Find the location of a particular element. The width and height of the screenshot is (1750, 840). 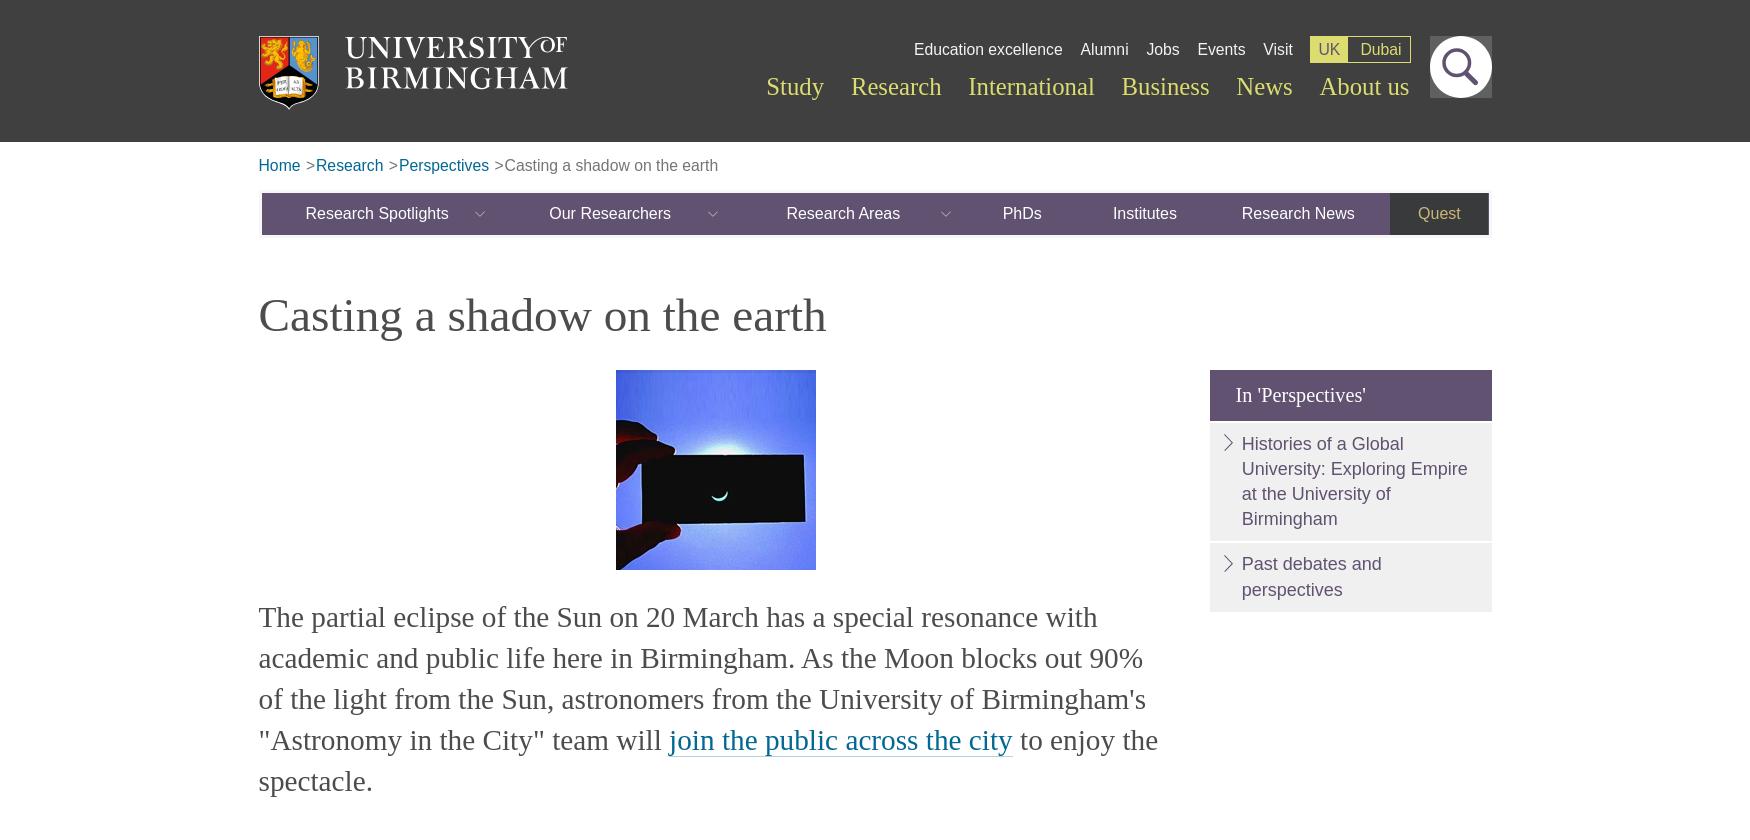

'Institutes' is located at coordinates (1142, 212).